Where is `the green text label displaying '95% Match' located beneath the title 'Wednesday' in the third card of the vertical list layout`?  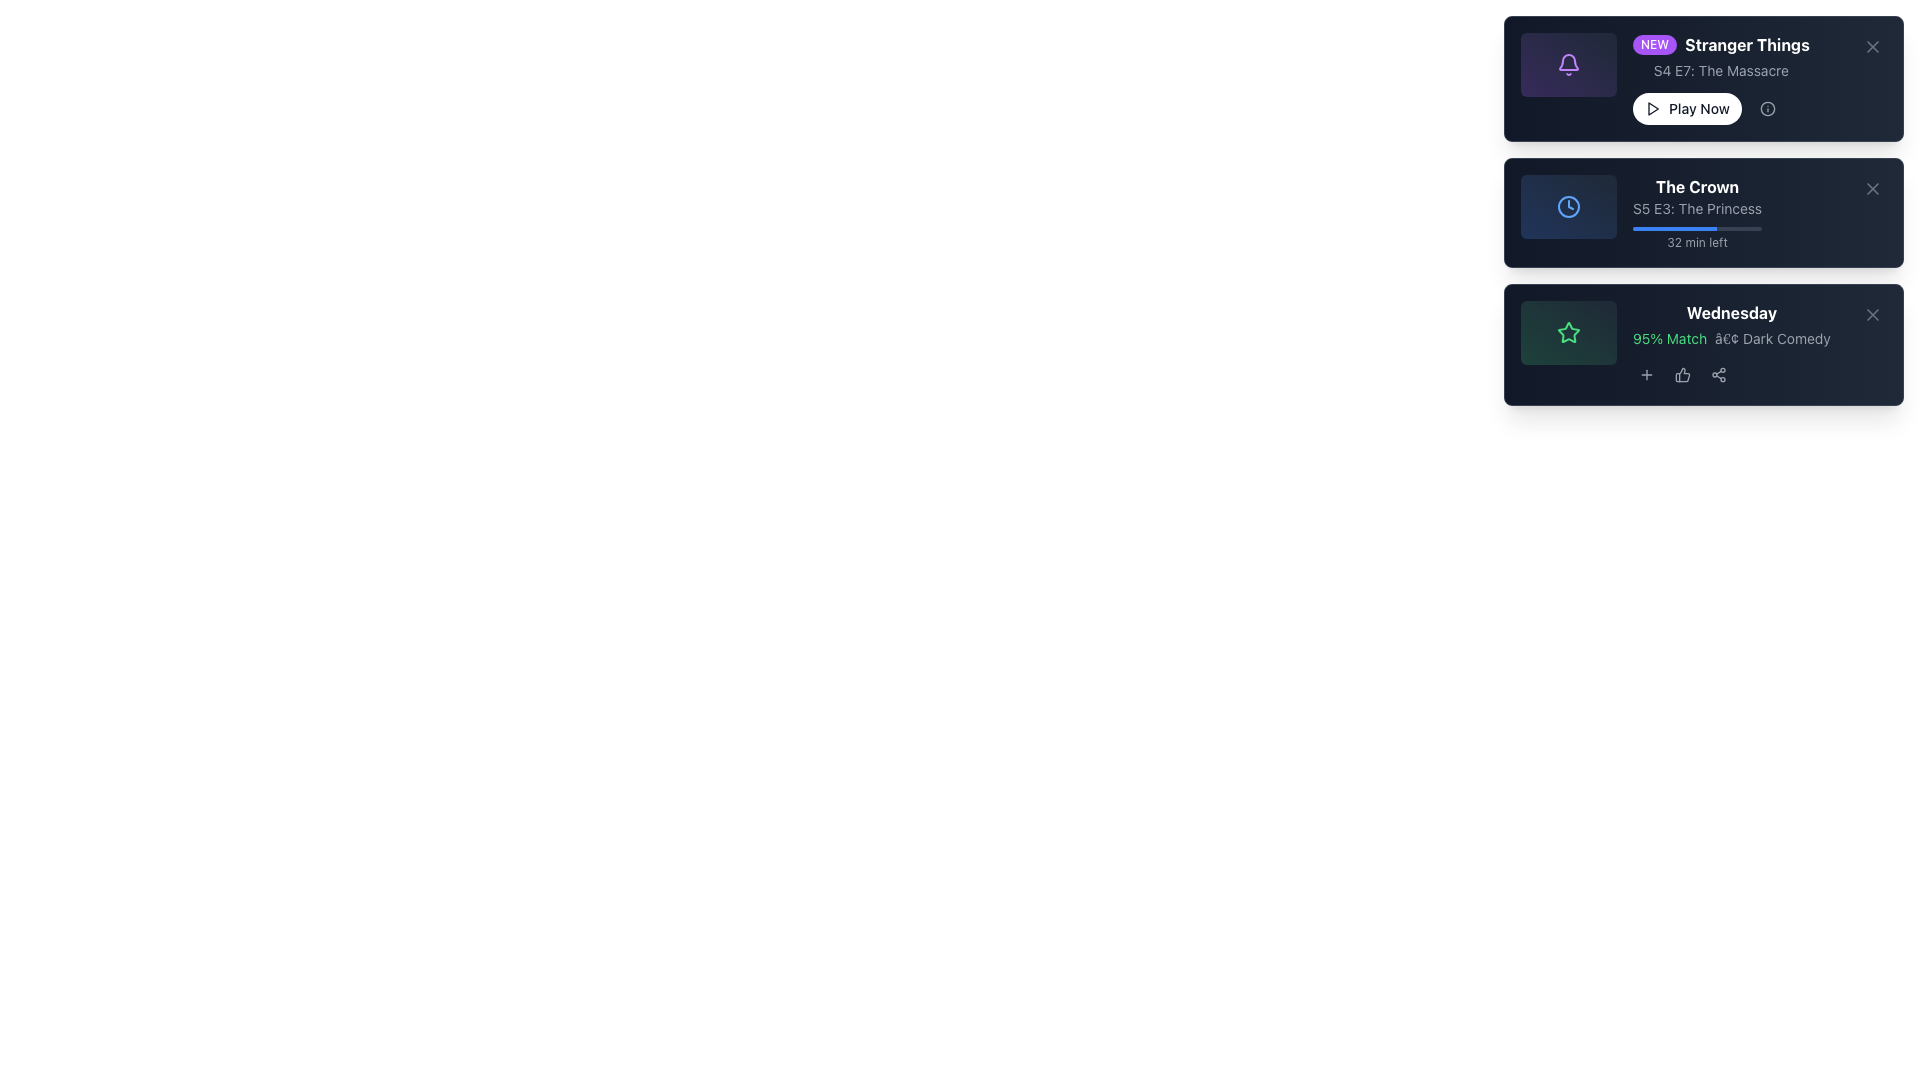
the green text label displaying '95% Match' located beneath the title 'Wednesday' in the third card of the vertical list layout is located at coordinates (1703, 343).